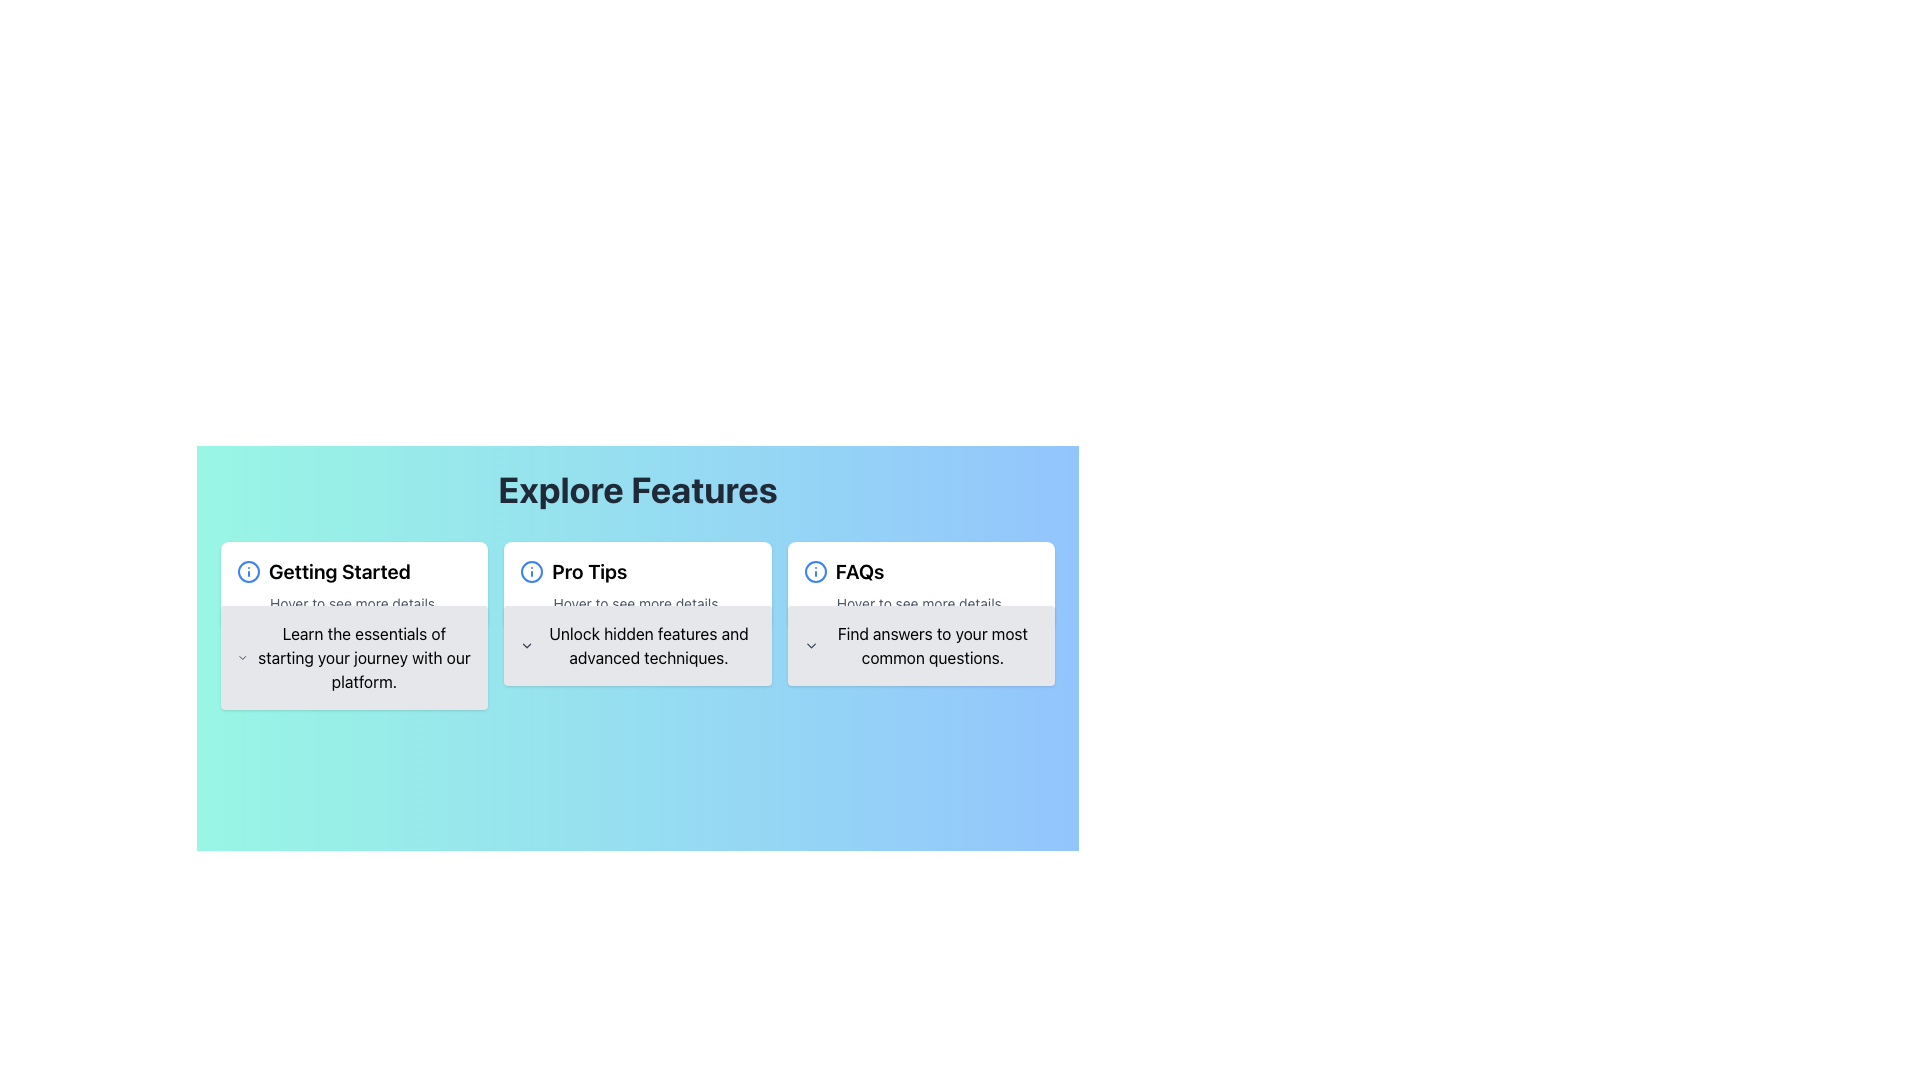 Image resolution: width=1920 pixels, height=1080 pixels. Describe the element at coordinates (241, 658) in the screenshot. I see `the icon that reveals or collapses additional information in the 'Getting Started' section, located within the leftmost card near the header text` at that location.